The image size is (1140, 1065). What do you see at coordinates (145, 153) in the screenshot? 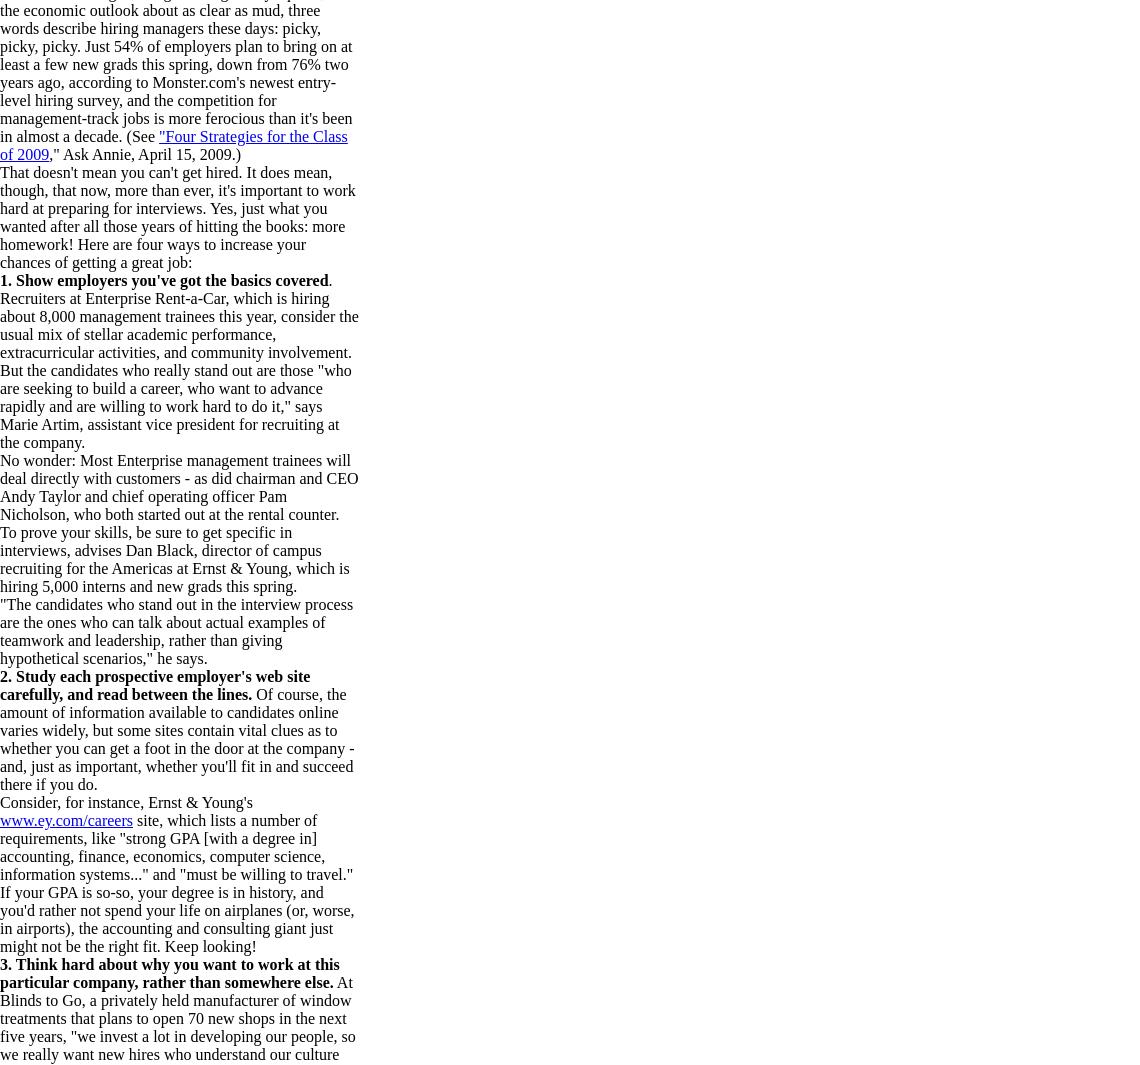
I see `'," Ask Annie, April 15, 2009.)'` at bounding box center [145, 153].